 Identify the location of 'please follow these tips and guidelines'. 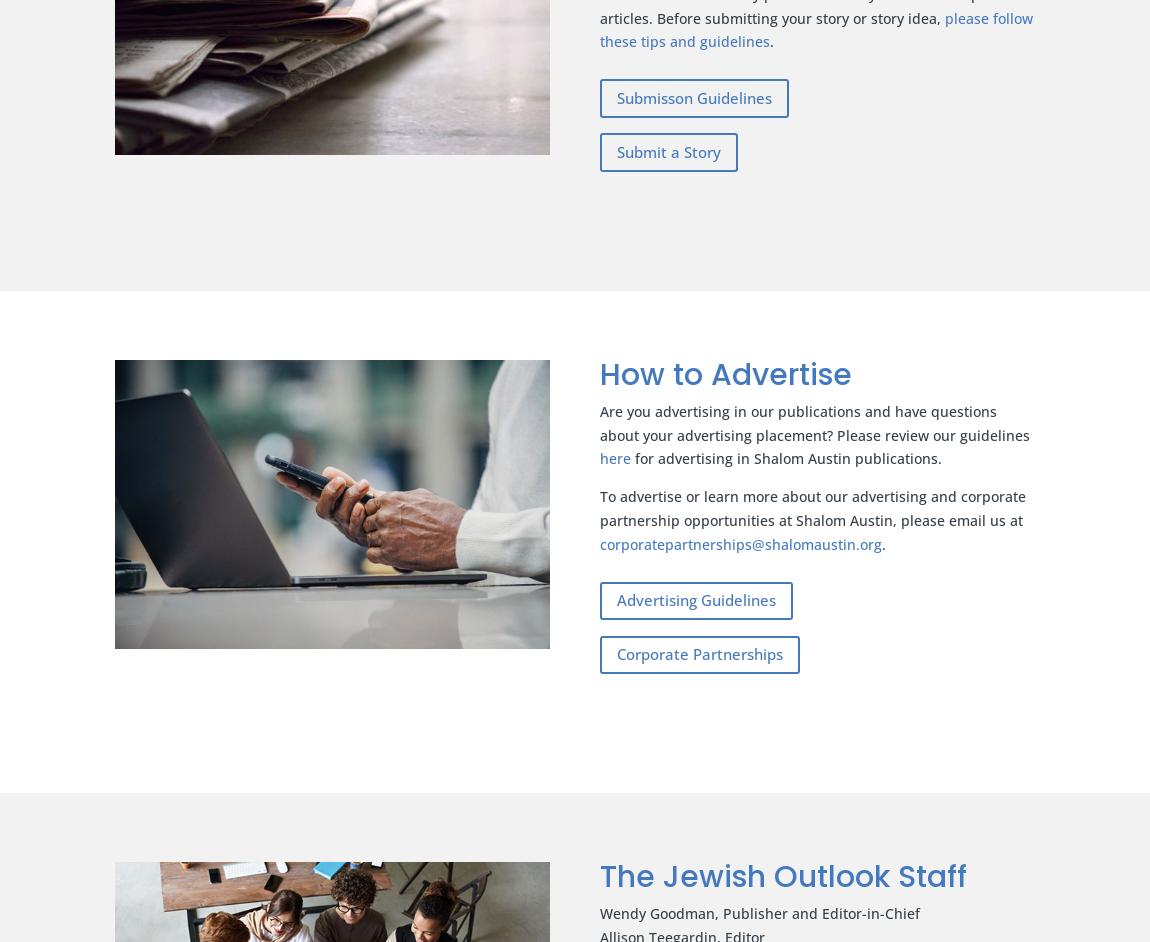
(815, 29).